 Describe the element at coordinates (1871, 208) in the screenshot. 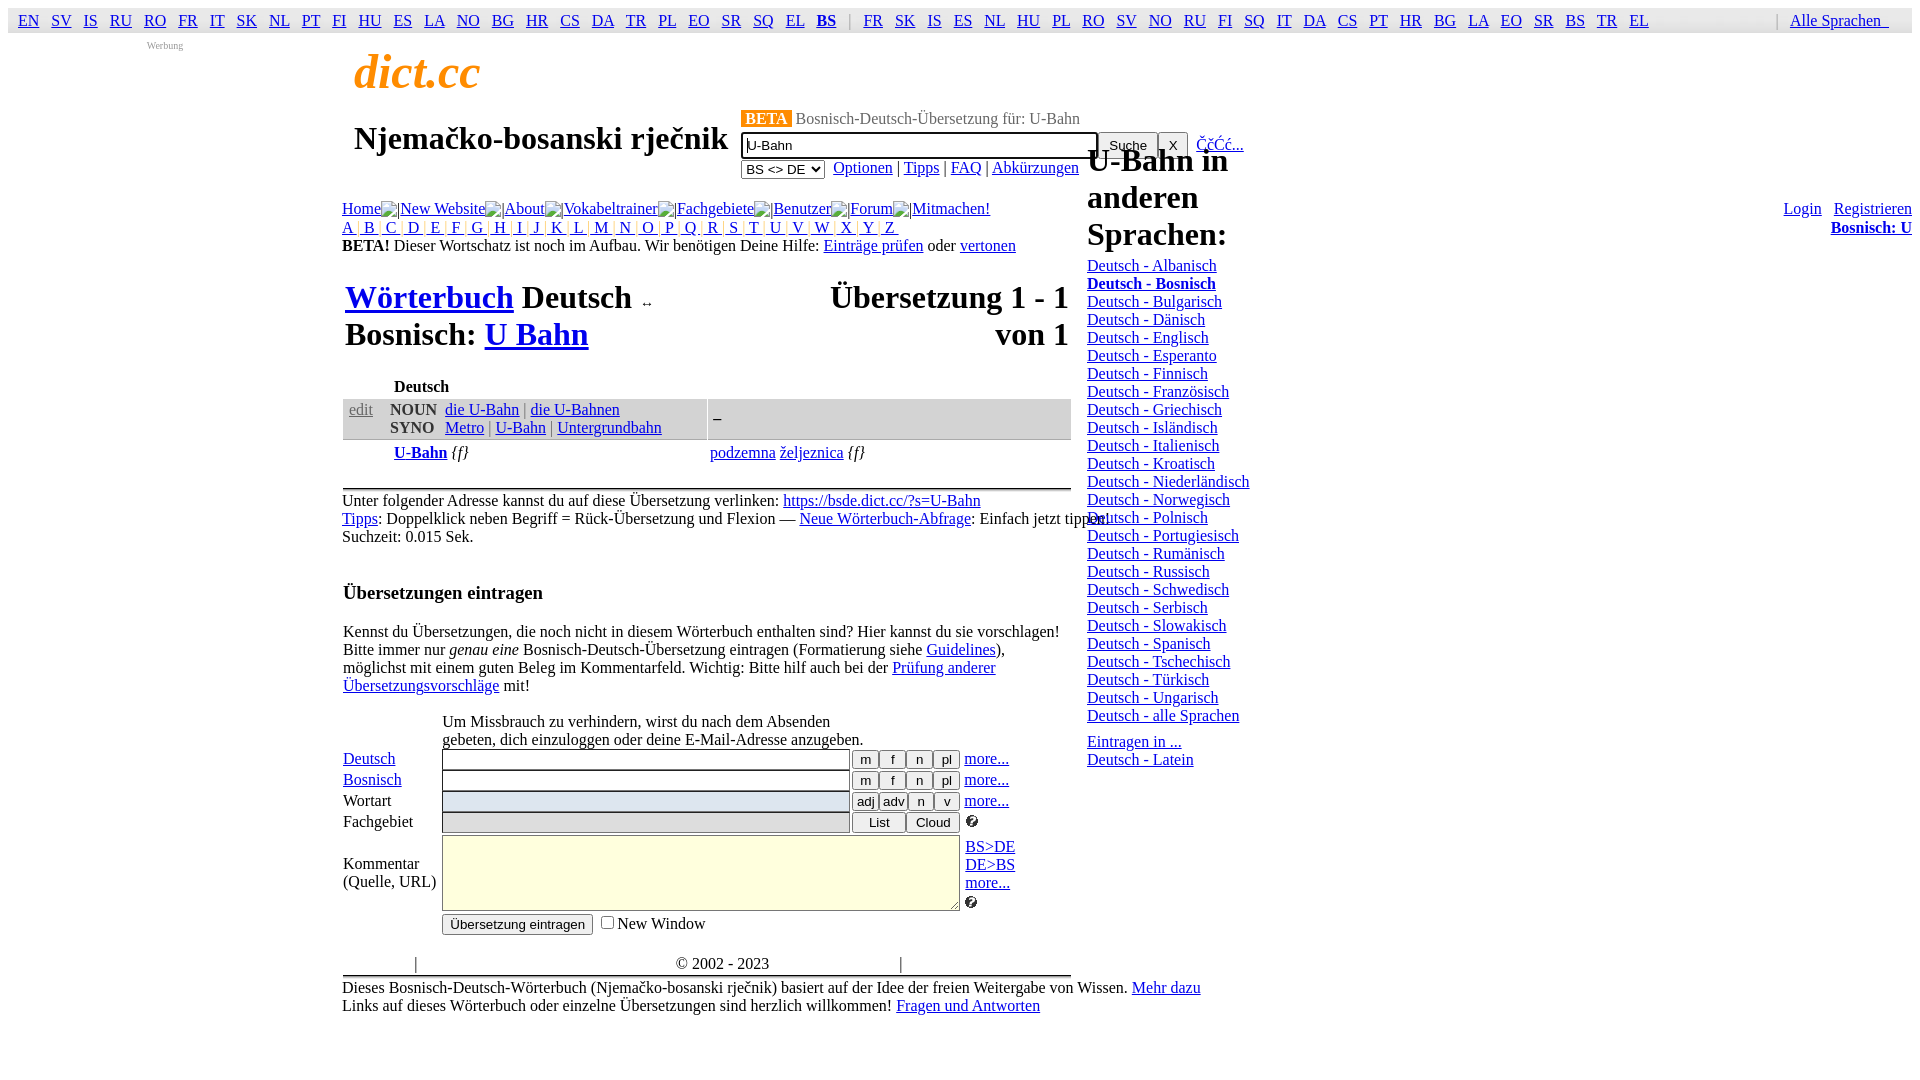

I see `'Registrieren'` at that location.